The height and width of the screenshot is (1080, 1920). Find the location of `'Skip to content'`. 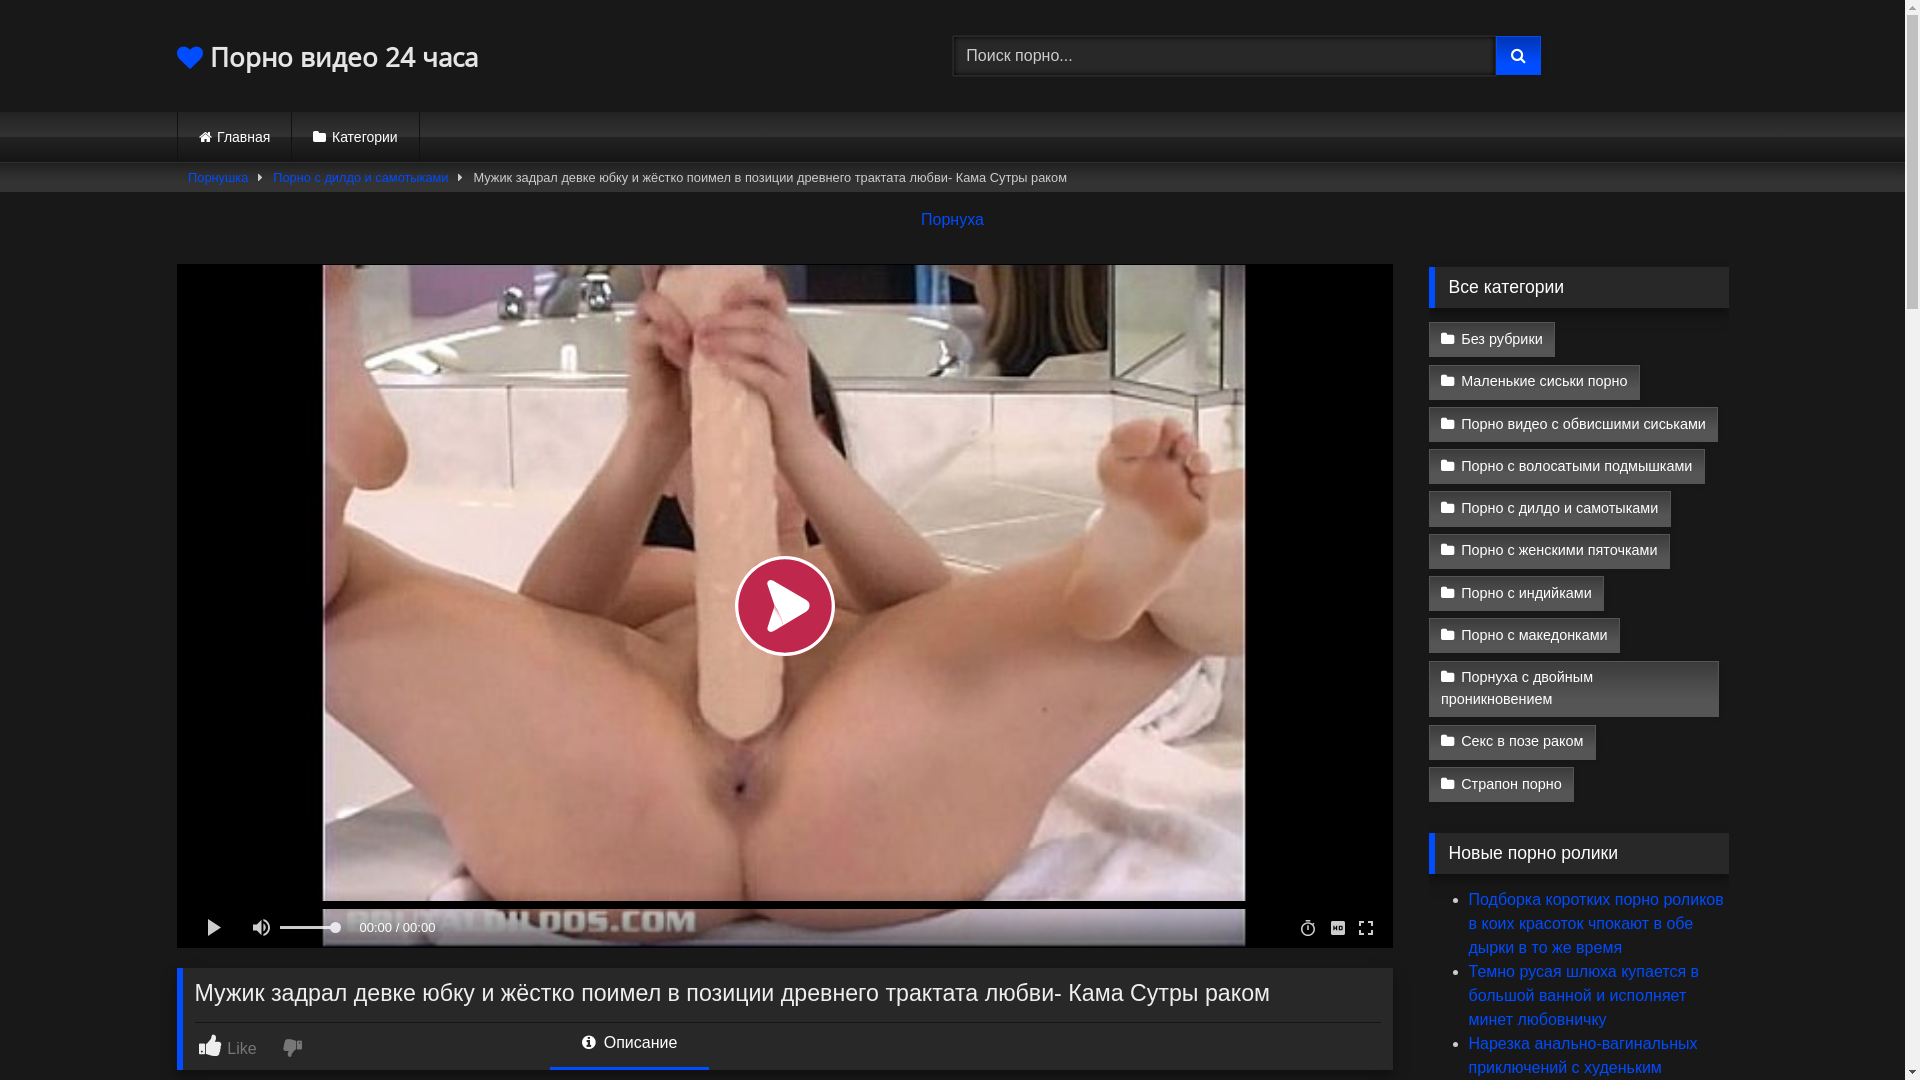

'Skip to content' is located at coordinates (0, 0).